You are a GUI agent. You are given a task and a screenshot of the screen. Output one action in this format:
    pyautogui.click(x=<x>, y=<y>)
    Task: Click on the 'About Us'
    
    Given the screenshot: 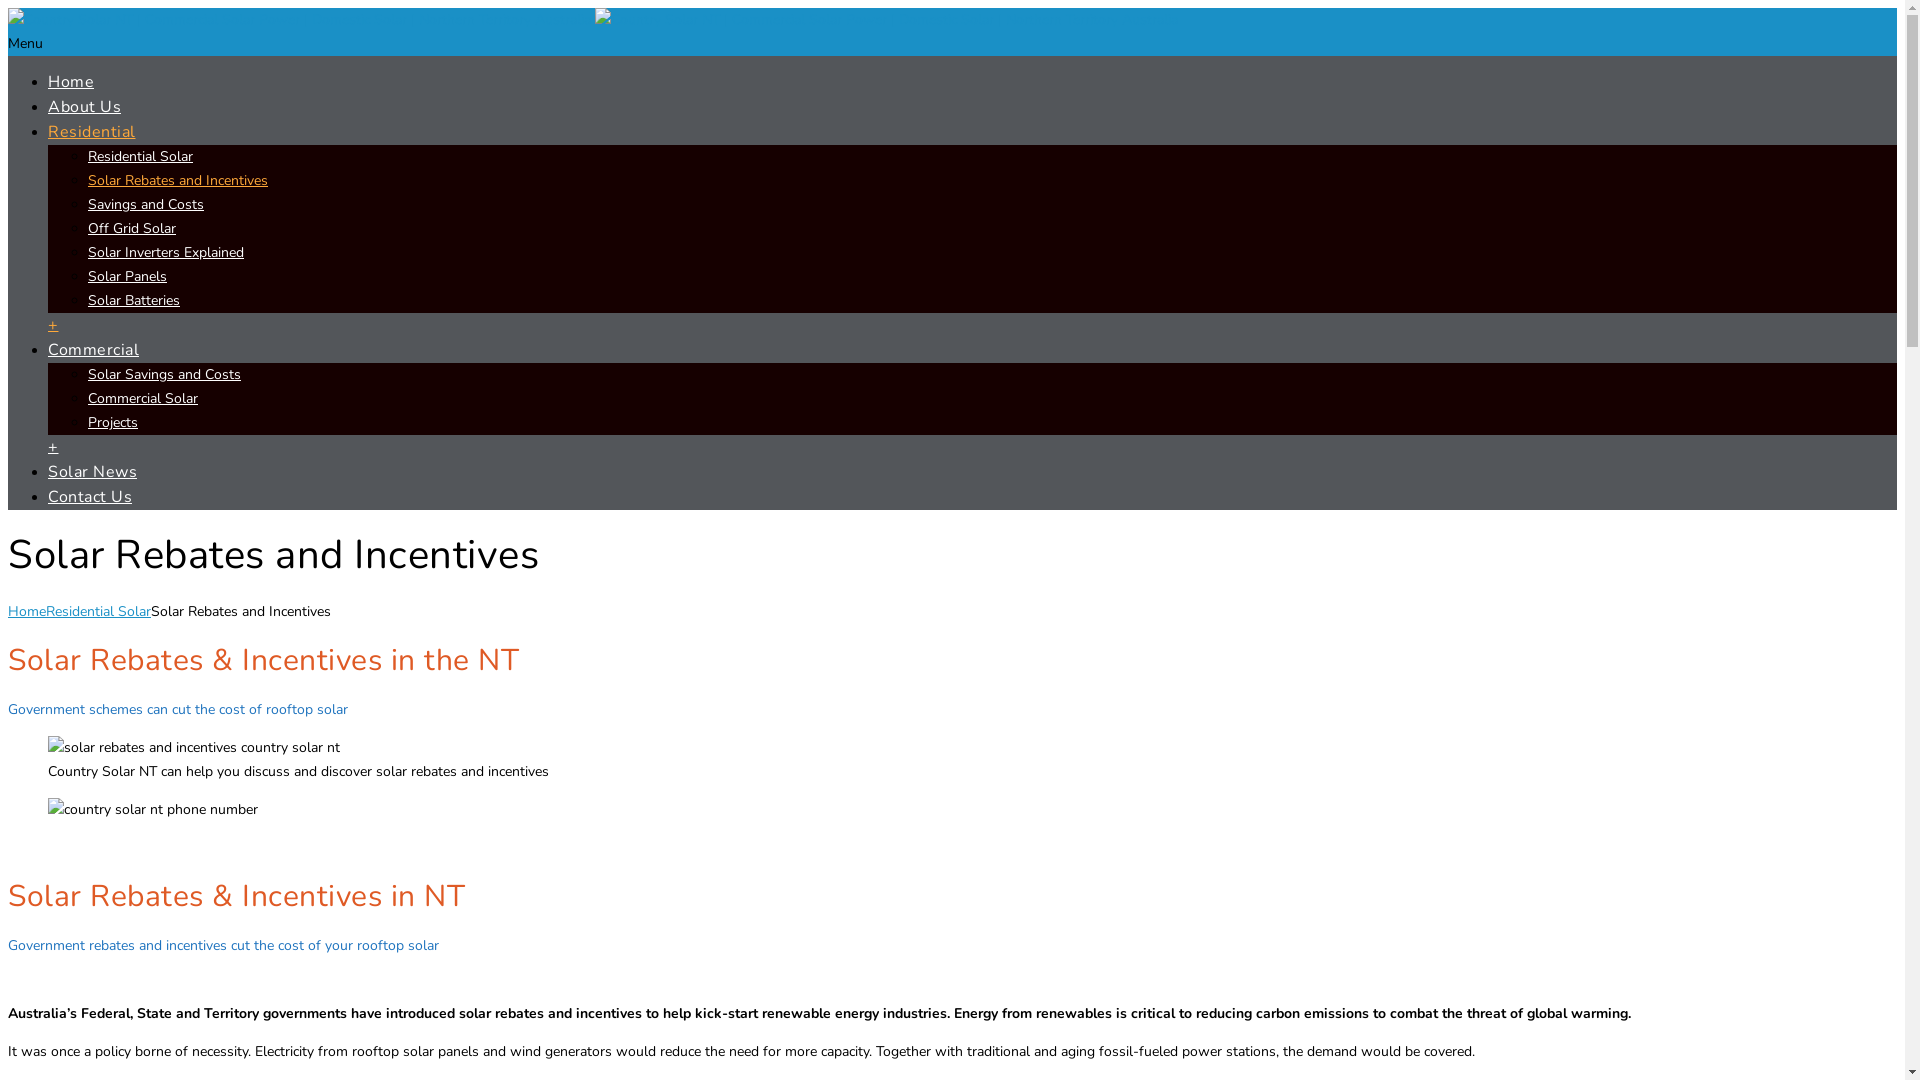 What is the action you would take?
    pyautogui.click(x=83, y=107)
    